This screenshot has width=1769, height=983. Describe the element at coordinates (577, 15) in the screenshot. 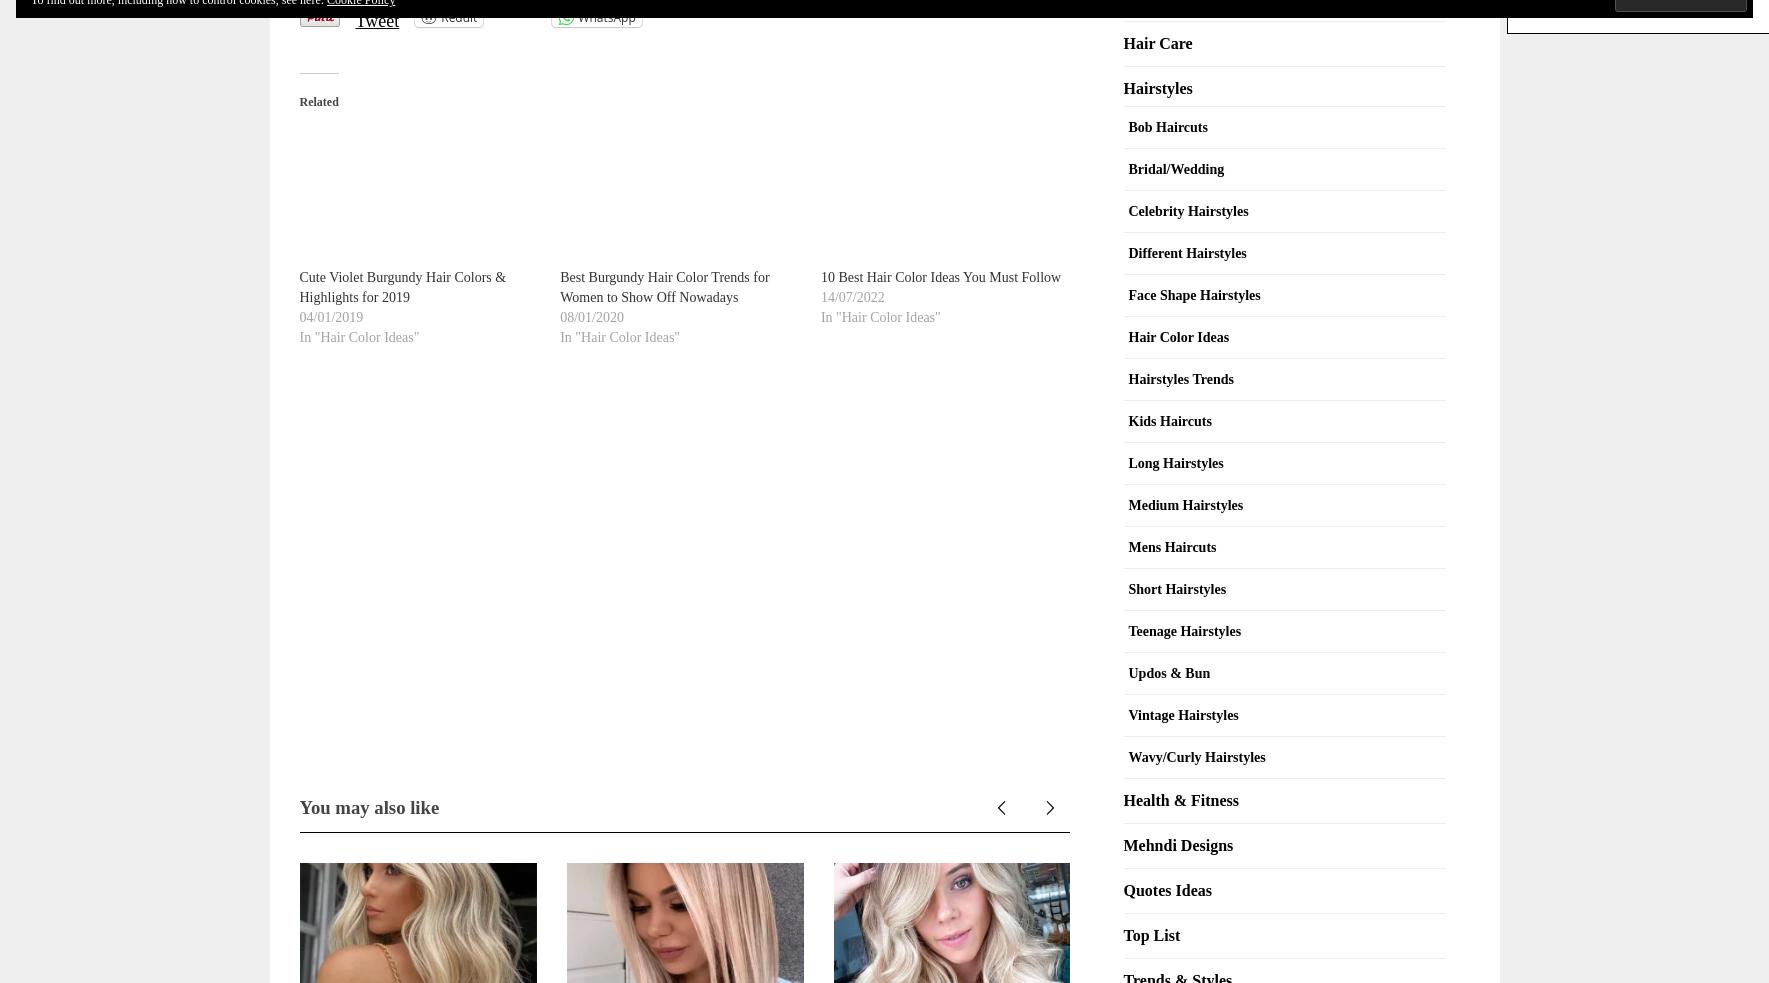

I see `'WhatsApp'` at that location.